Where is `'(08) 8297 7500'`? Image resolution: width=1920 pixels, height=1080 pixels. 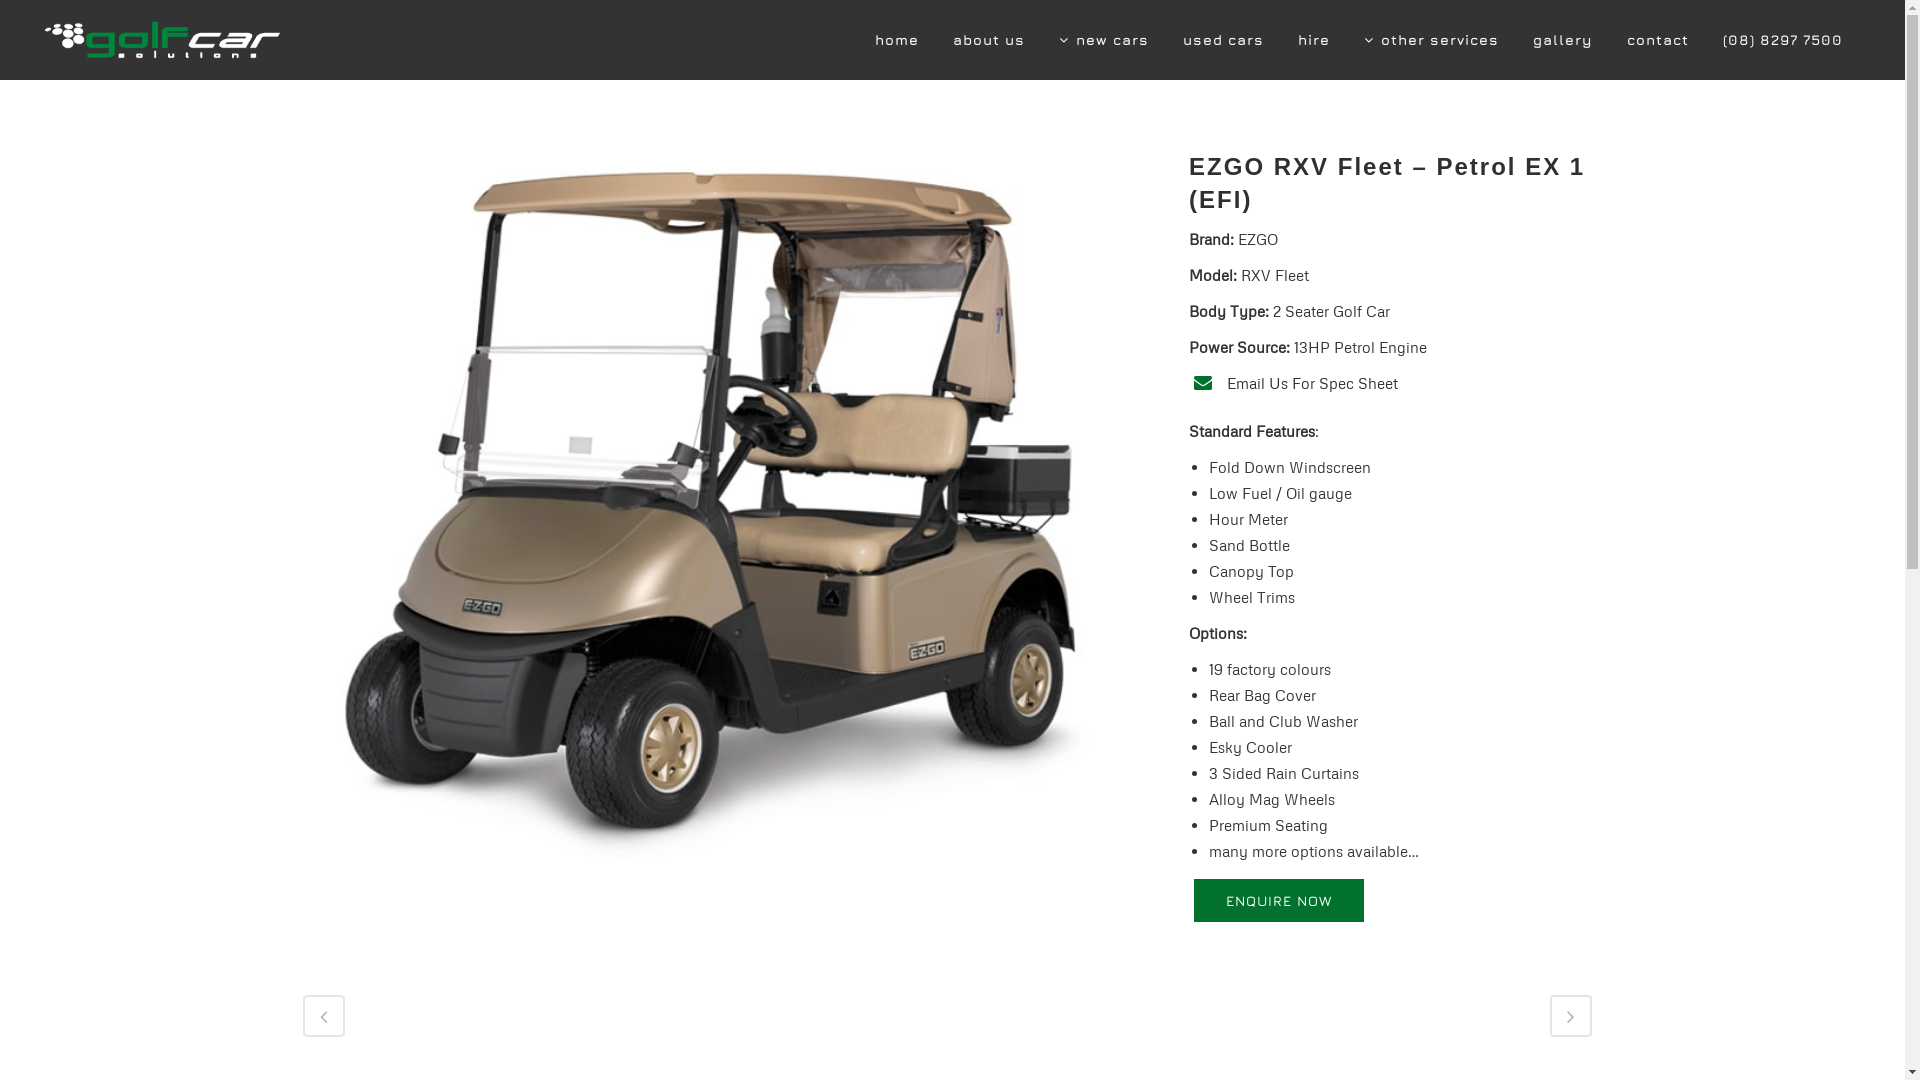 '(08) 8297 7500' is located at coordinates (1782, 39).